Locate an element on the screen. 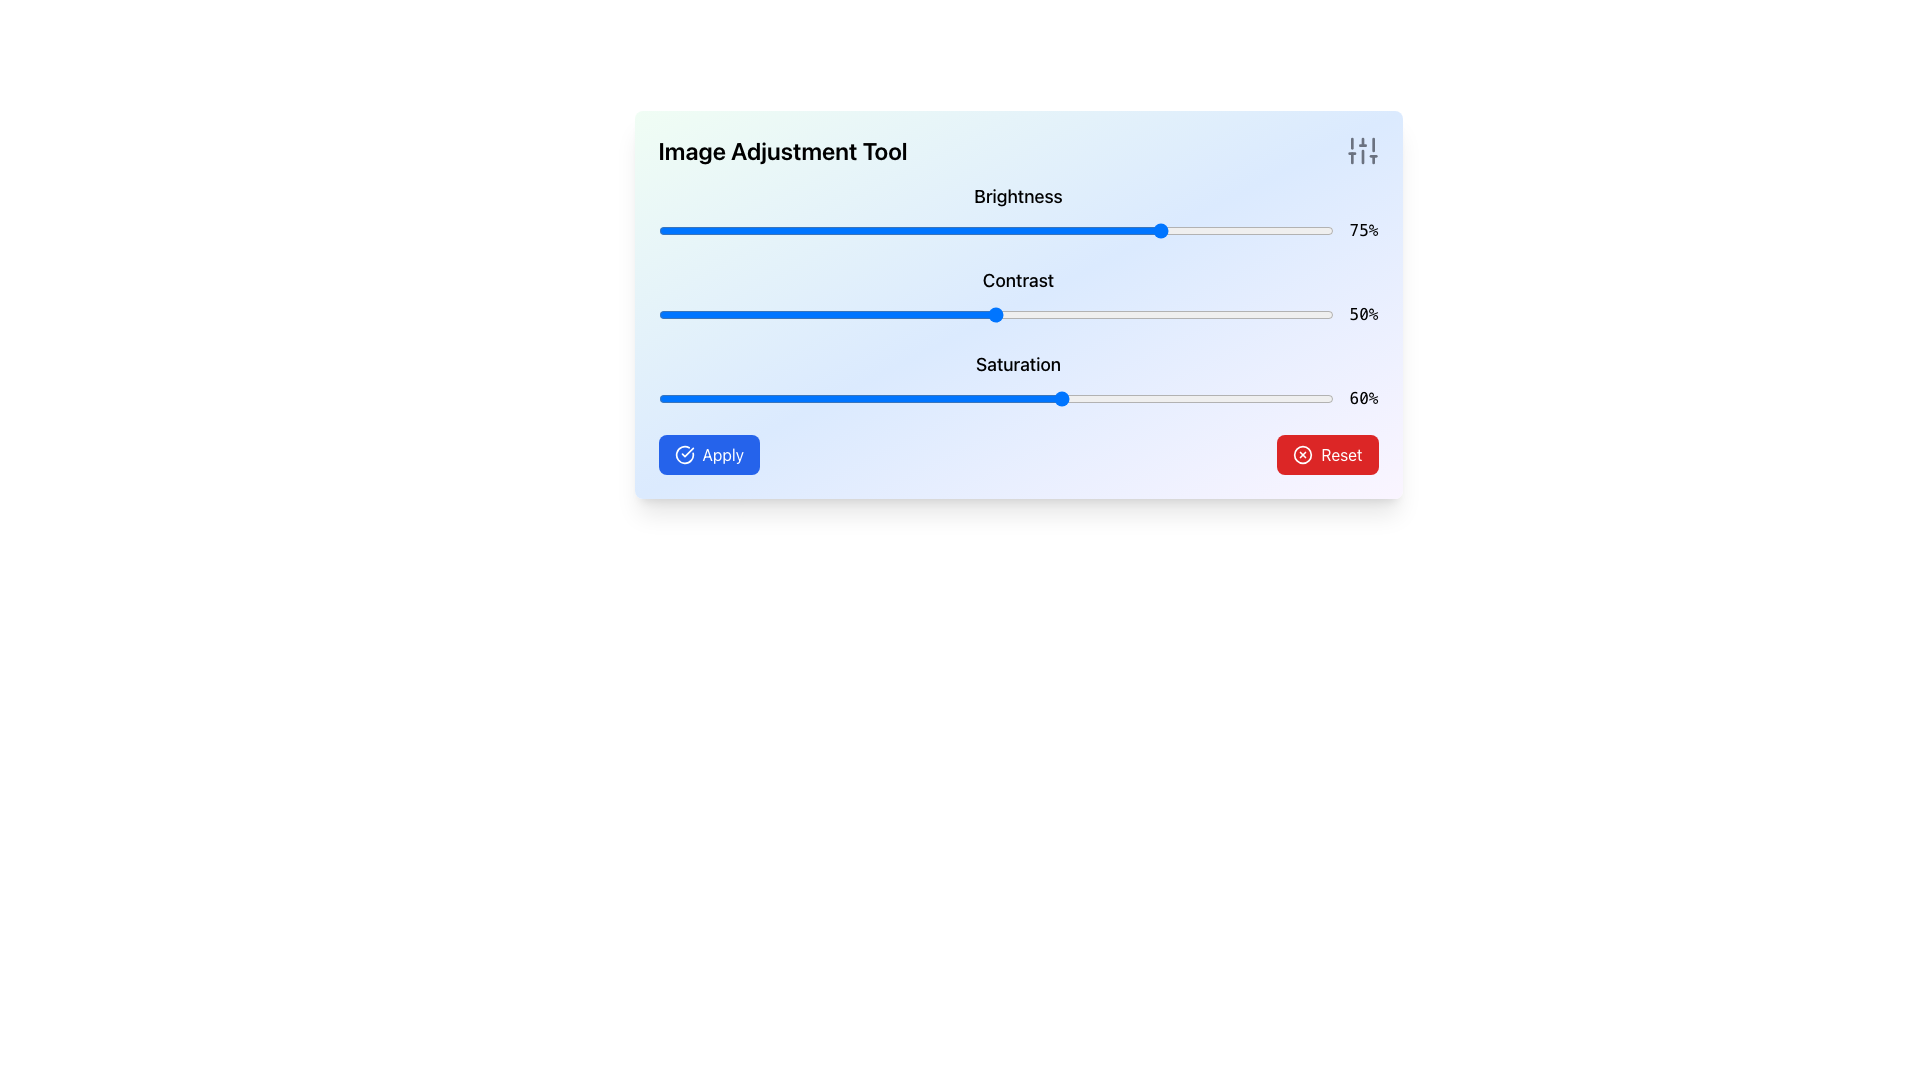  the brightness is located at coordinates (719, 230).